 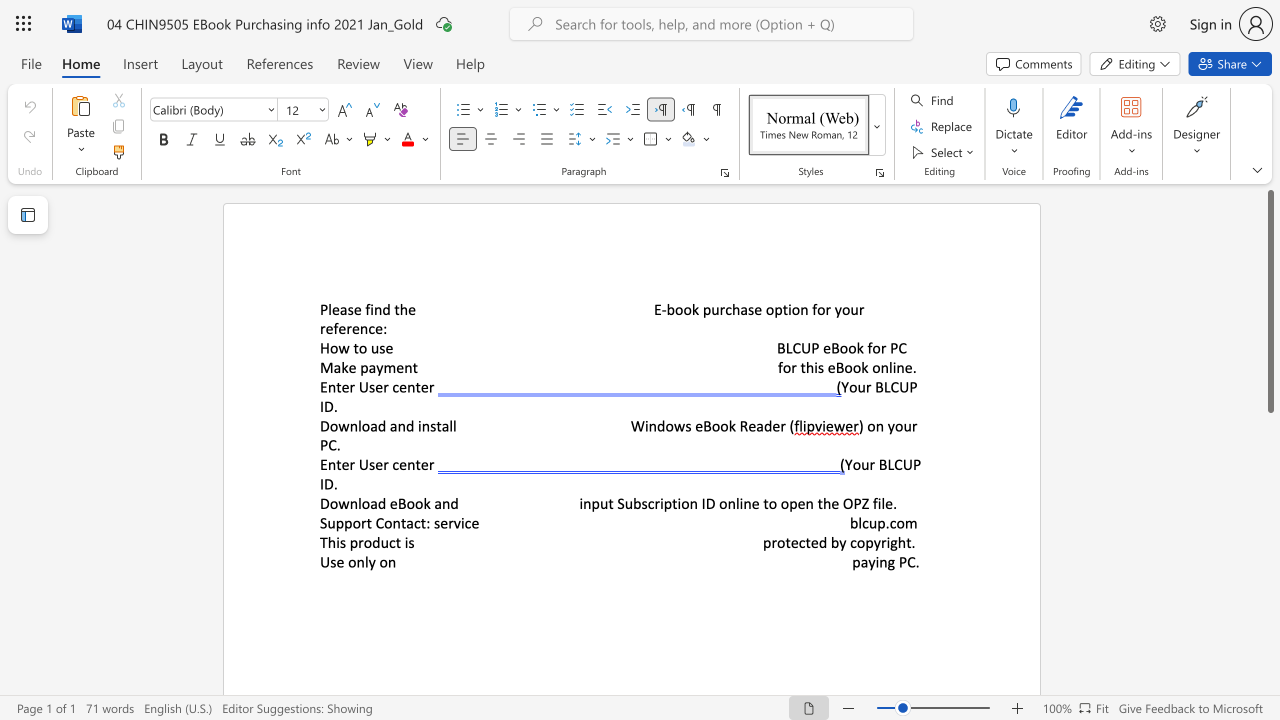 What do you see at coordinates (352, 327) in the screenshot?
I see `the subset text "ence" within the text "for your reference:"` at bounding box center [352, 327].